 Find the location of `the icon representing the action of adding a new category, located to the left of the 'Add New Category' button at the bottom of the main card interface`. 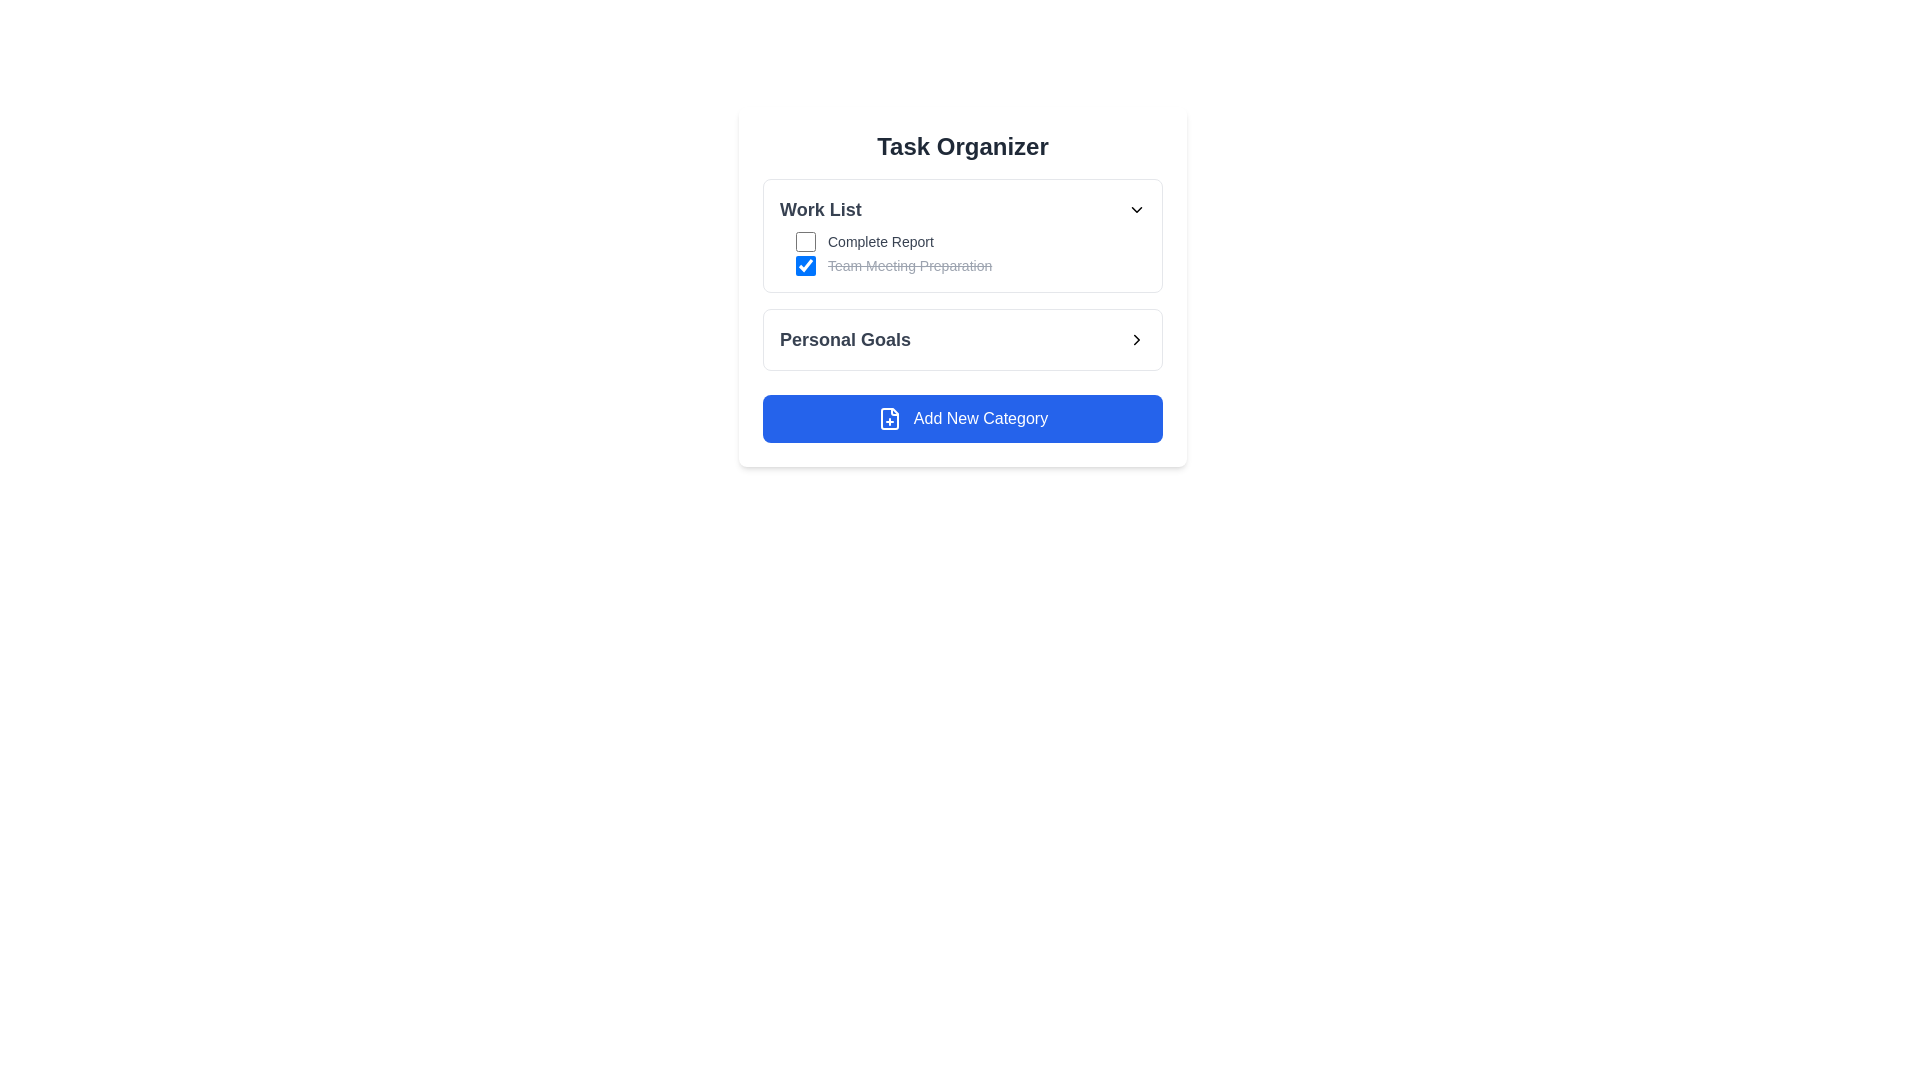

the icon representing the action of adding a new category, located to the left of the 'Add New Category' button at the bottom of the main card interface is located at coordinates (888, 418).